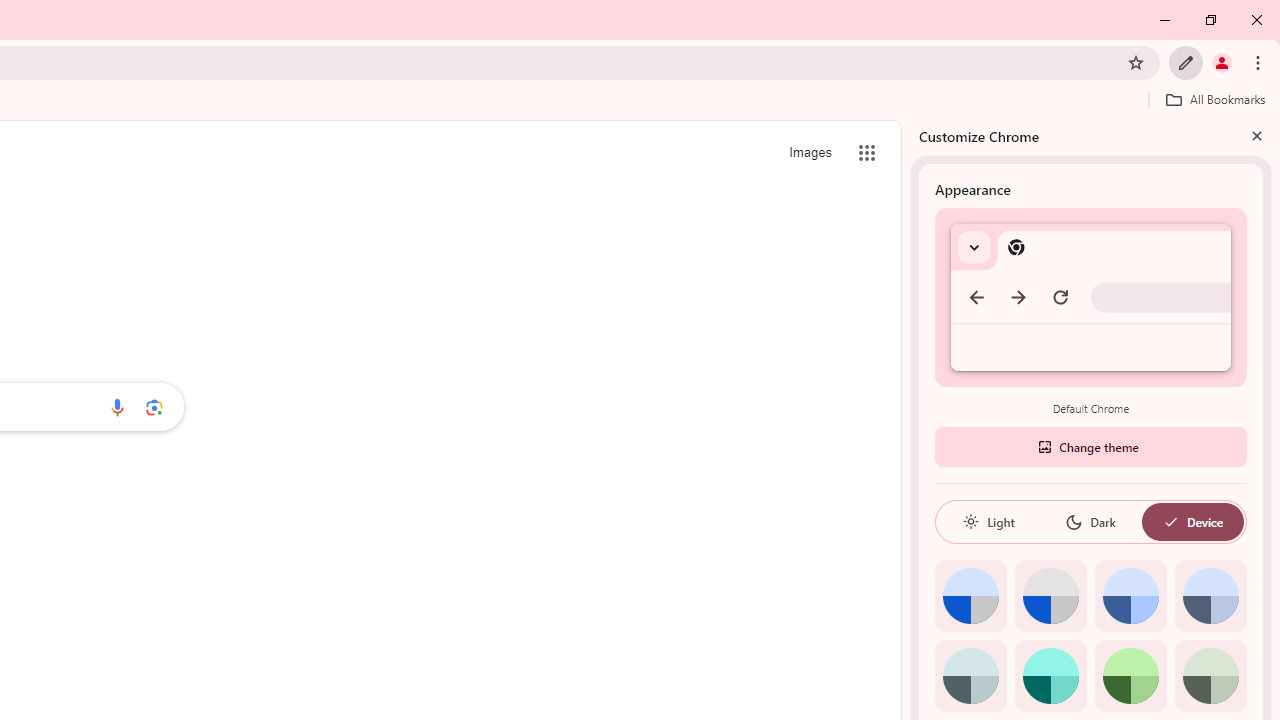 Image resolution: width=1280 pixels, height=720 pixels. Describe the element at coordinates (1049, 675) in the screenshot. I see `'Aqua'` at that location.